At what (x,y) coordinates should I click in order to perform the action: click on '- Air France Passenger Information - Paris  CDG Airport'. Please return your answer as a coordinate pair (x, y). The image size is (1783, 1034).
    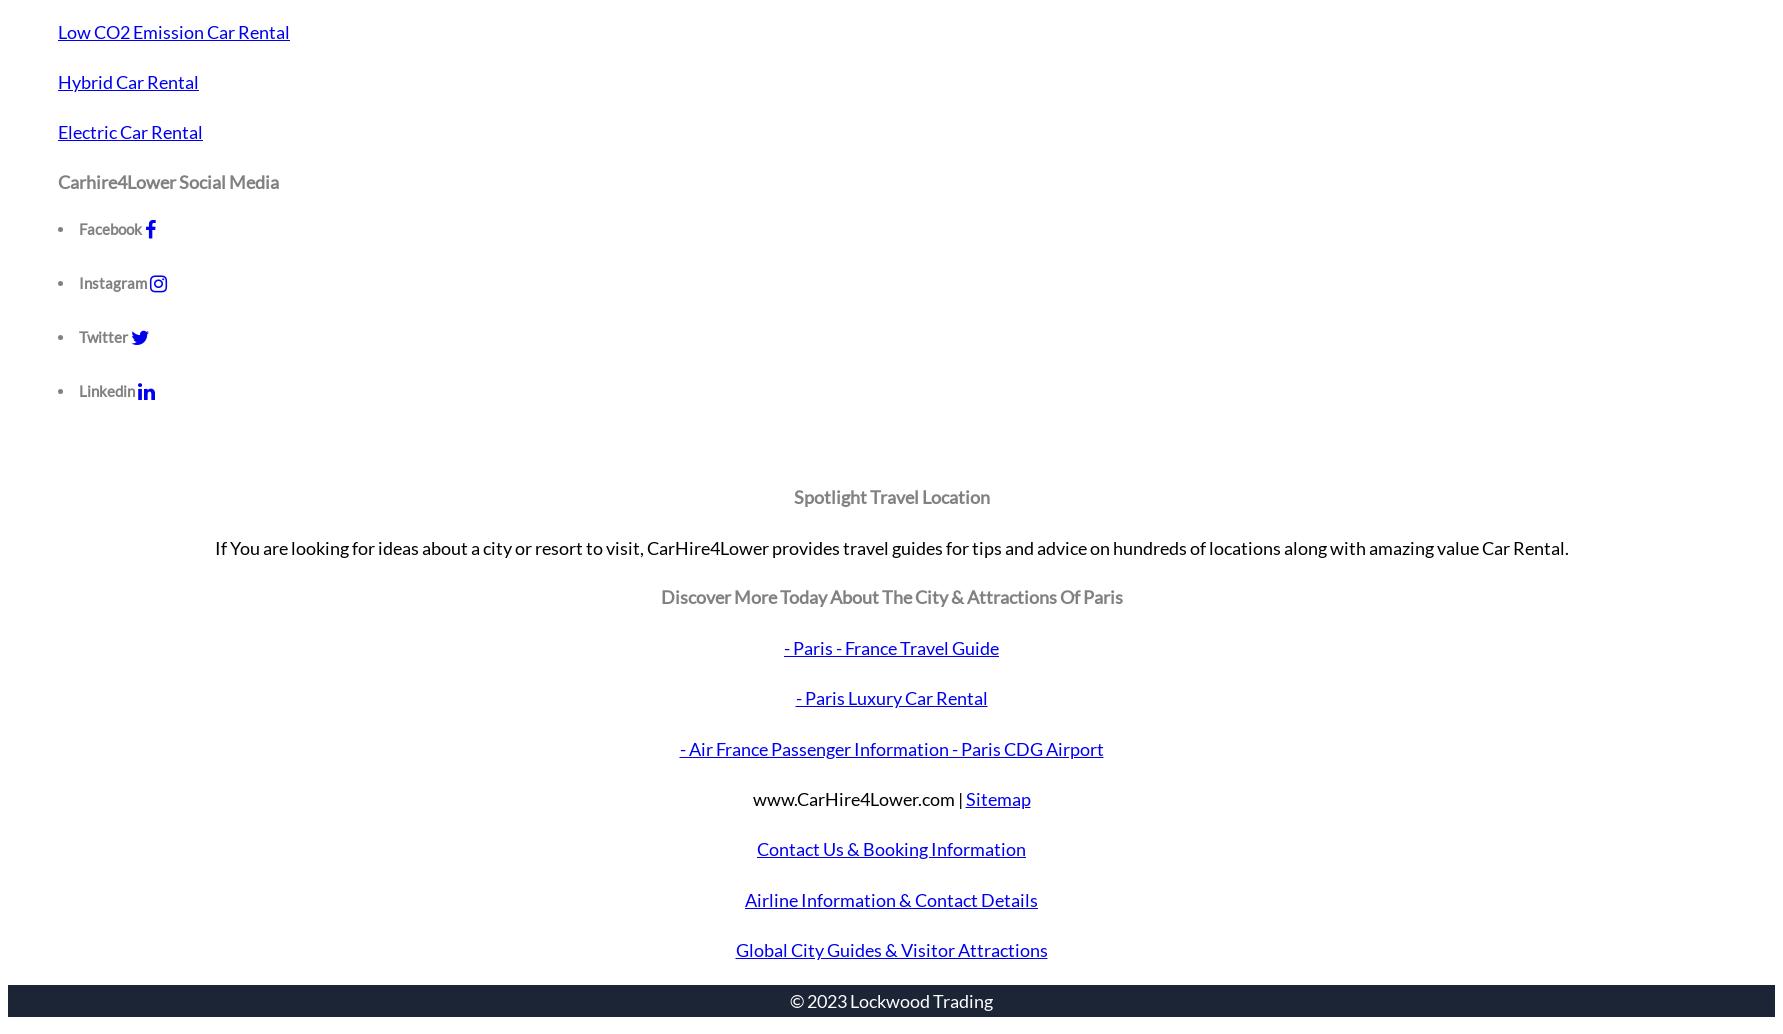
    Looking at the image, I should click on (890, 747).